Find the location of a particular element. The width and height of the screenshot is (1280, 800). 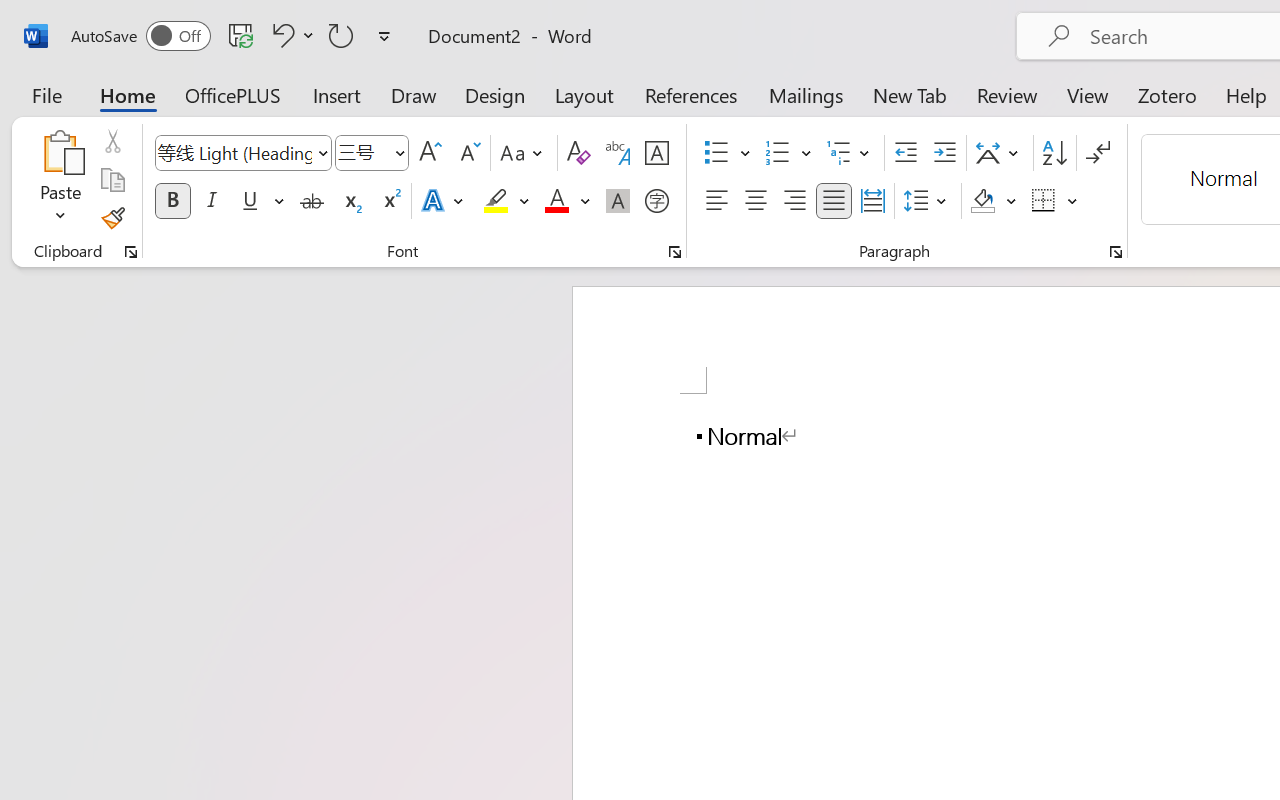

'Align Left' is located at coordinates (716, 201).